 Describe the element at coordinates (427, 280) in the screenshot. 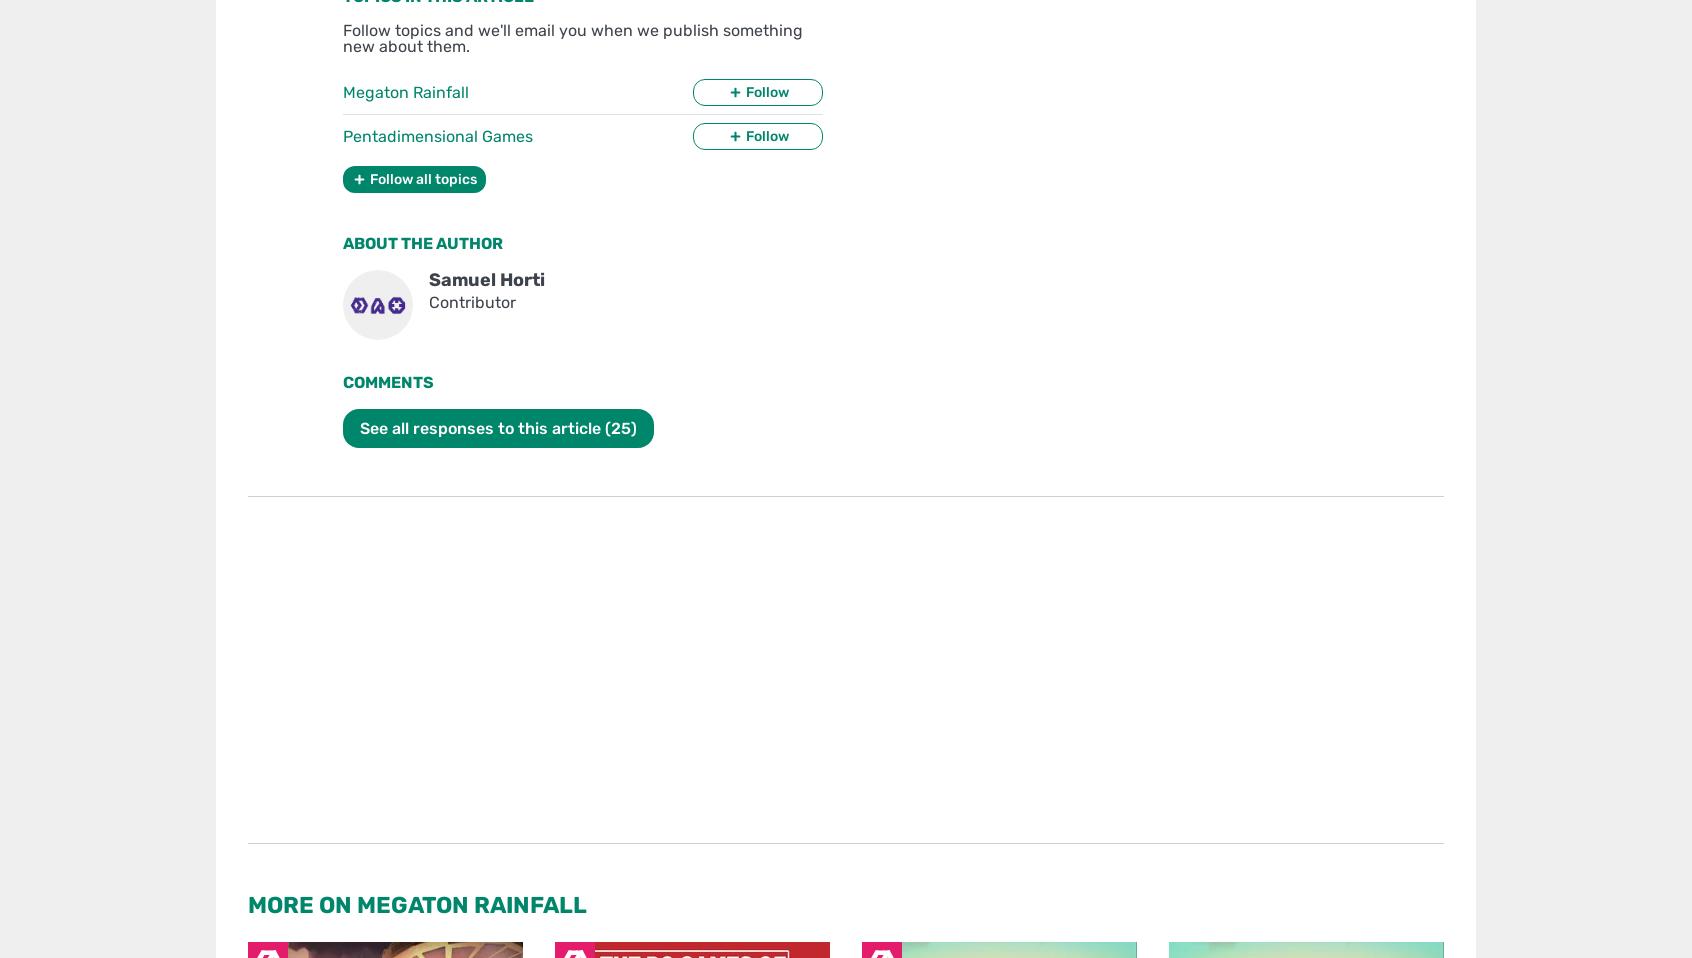

I see `'Samuel Horti'` at that location.